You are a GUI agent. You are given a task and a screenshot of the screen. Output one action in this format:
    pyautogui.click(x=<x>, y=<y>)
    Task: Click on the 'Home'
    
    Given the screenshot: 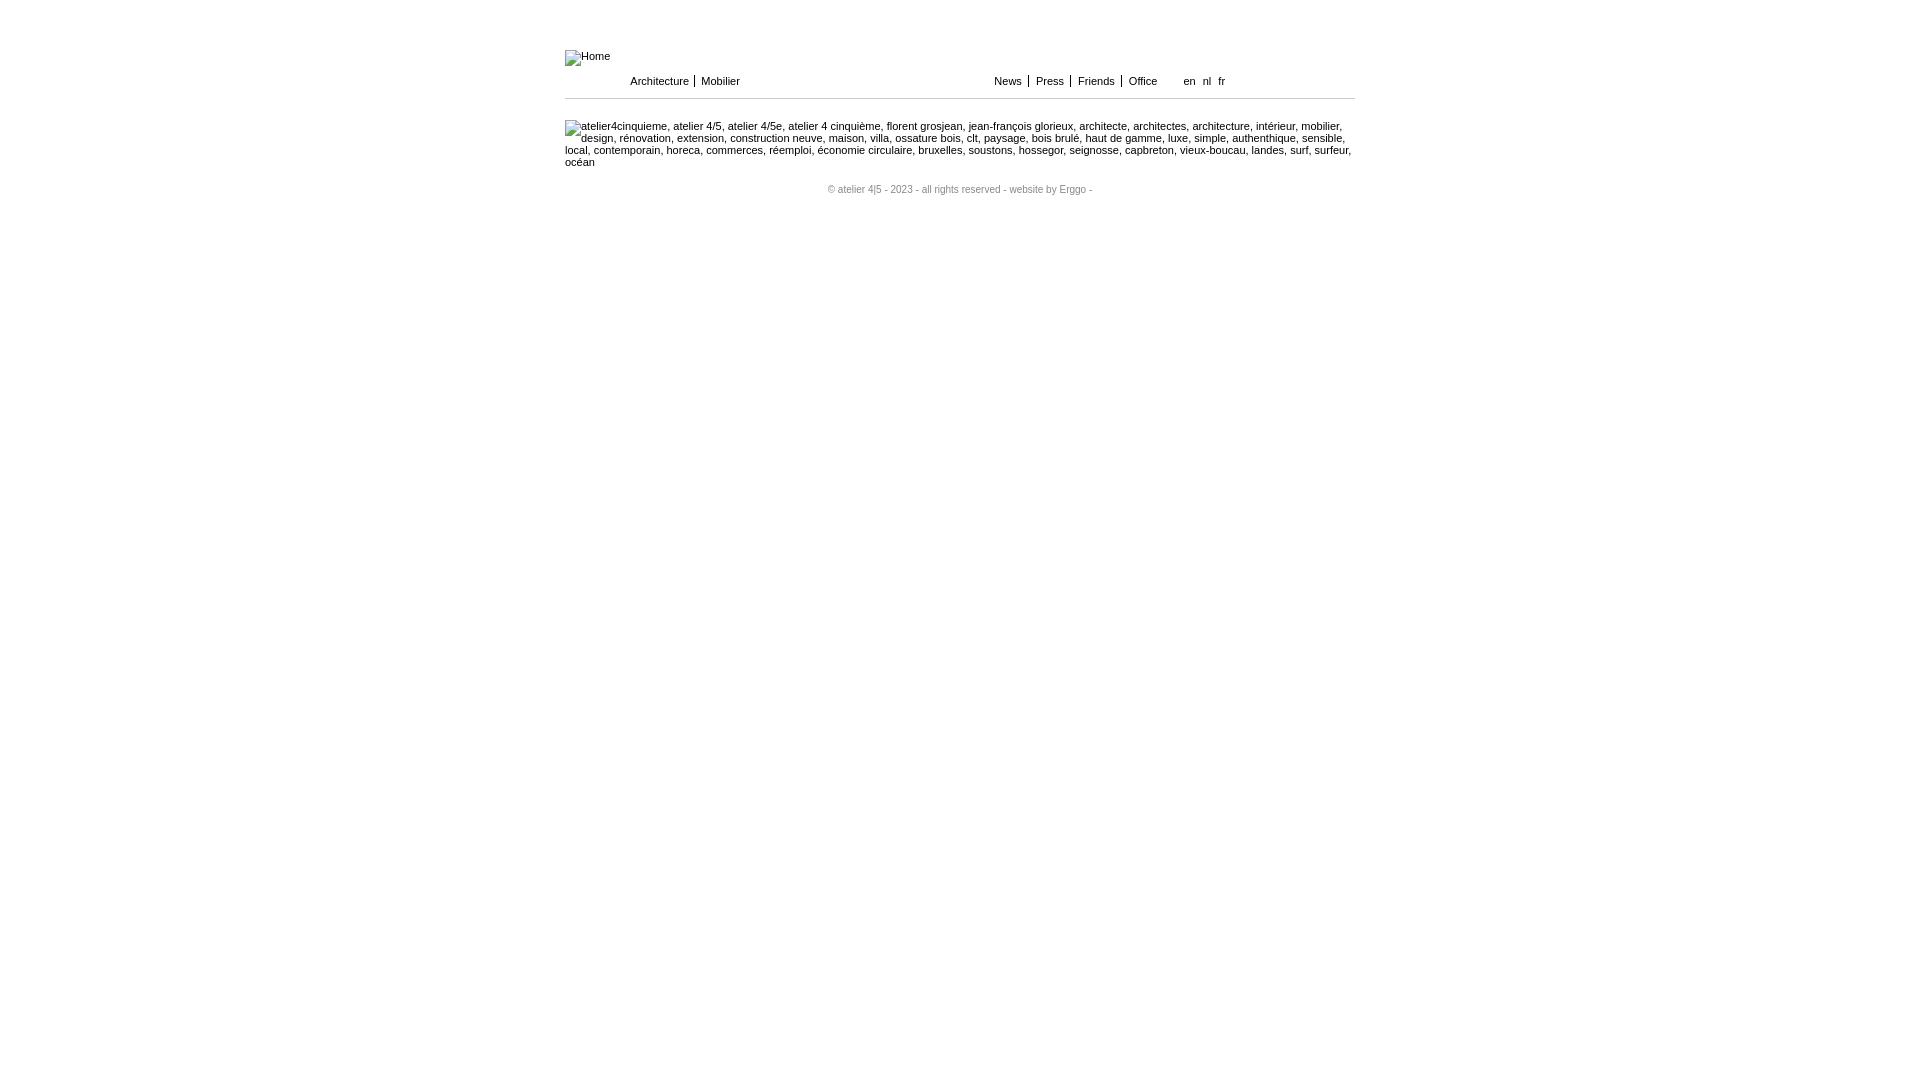 What is the action you would take?
    pyautogui.click(x=586, y=55)
    